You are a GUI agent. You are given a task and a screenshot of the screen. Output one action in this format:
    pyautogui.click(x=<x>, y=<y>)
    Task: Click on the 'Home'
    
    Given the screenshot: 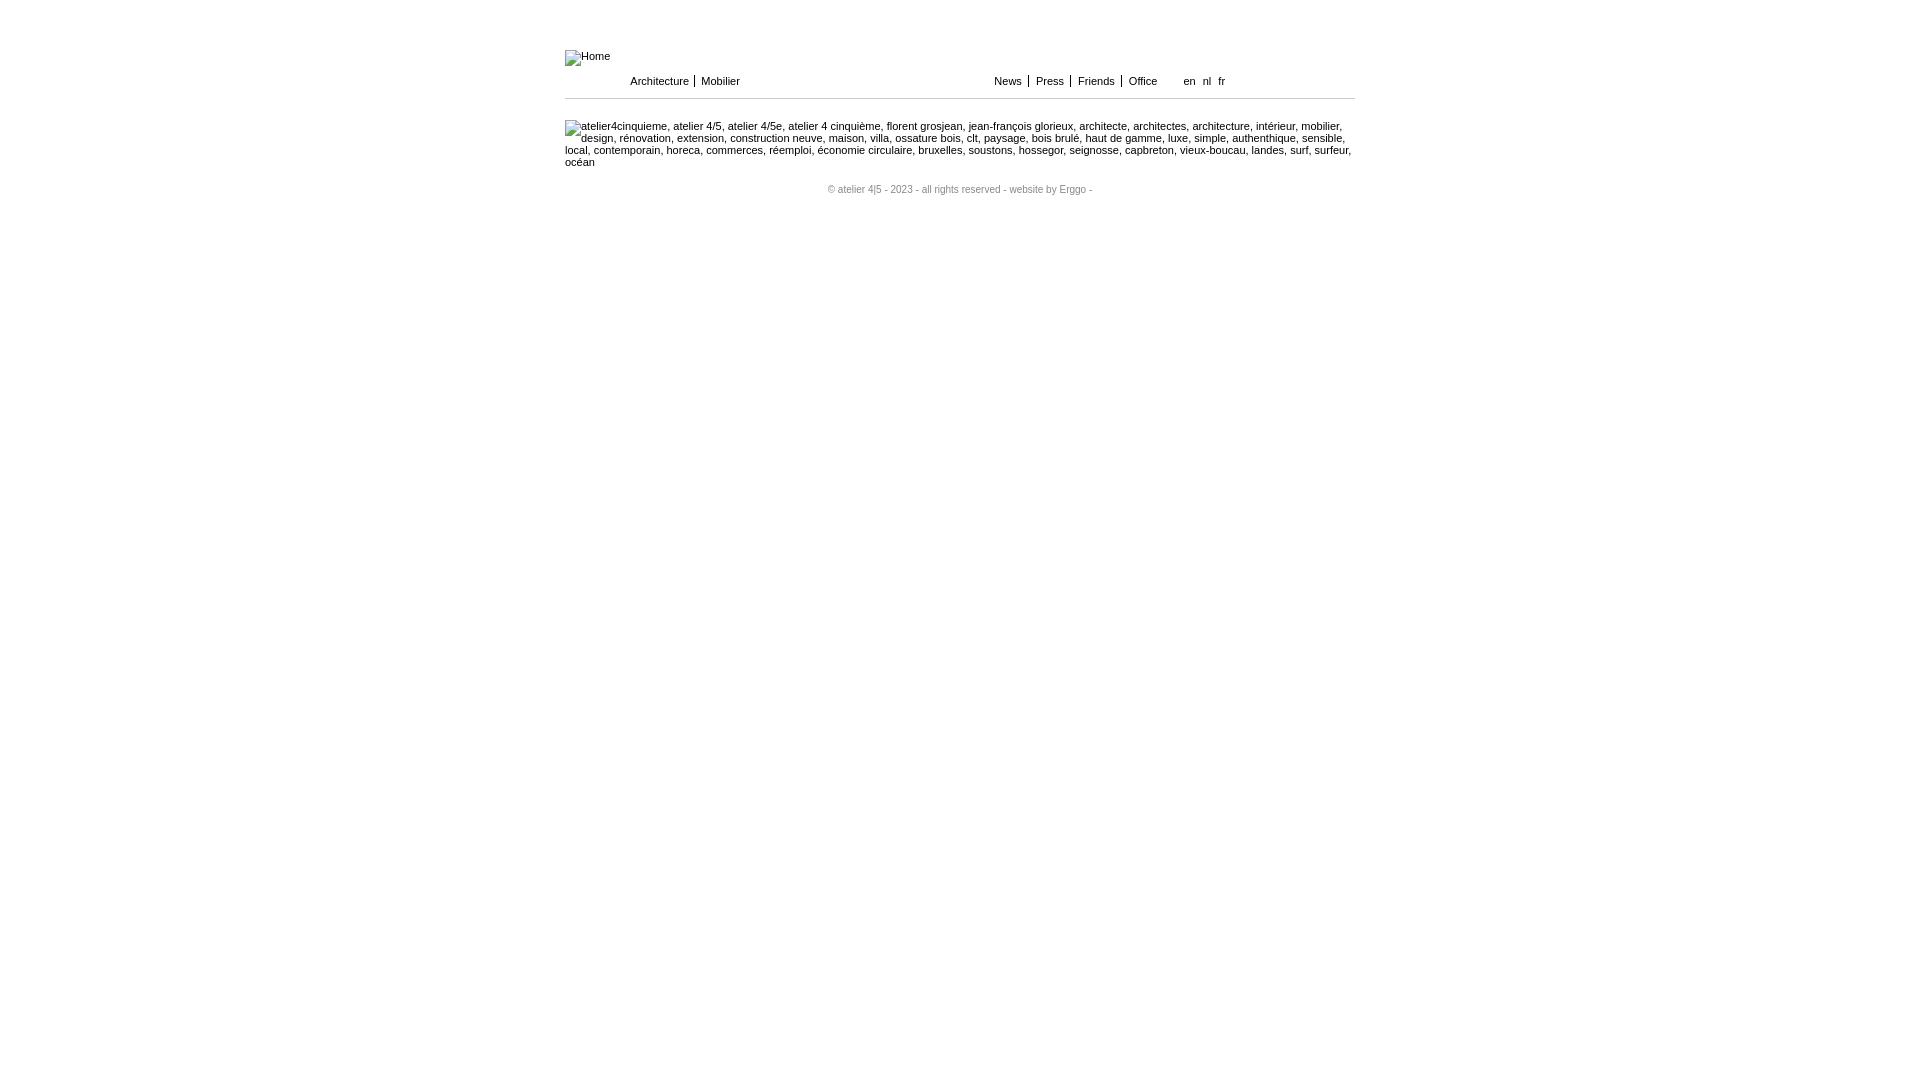 What is the action you would take?
    pyautogui.click(x=586, y=55)
    